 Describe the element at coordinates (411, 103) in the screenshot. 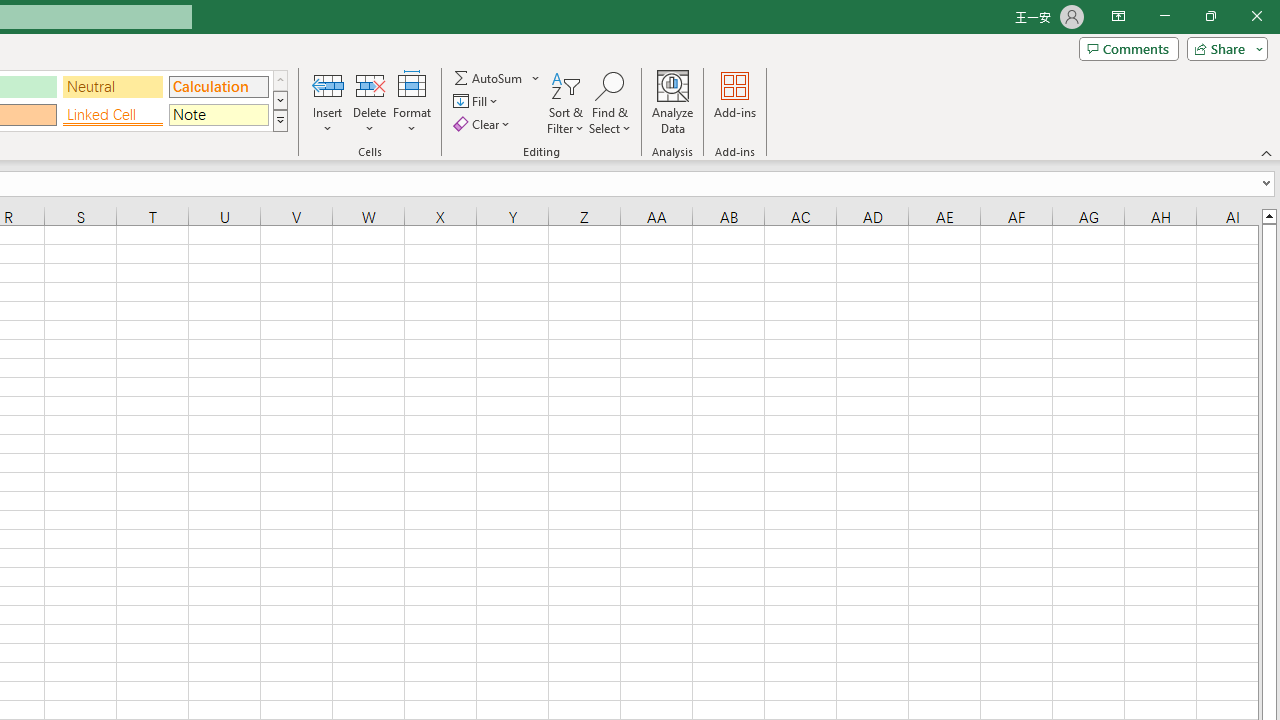

I see `'Format'` at that location.